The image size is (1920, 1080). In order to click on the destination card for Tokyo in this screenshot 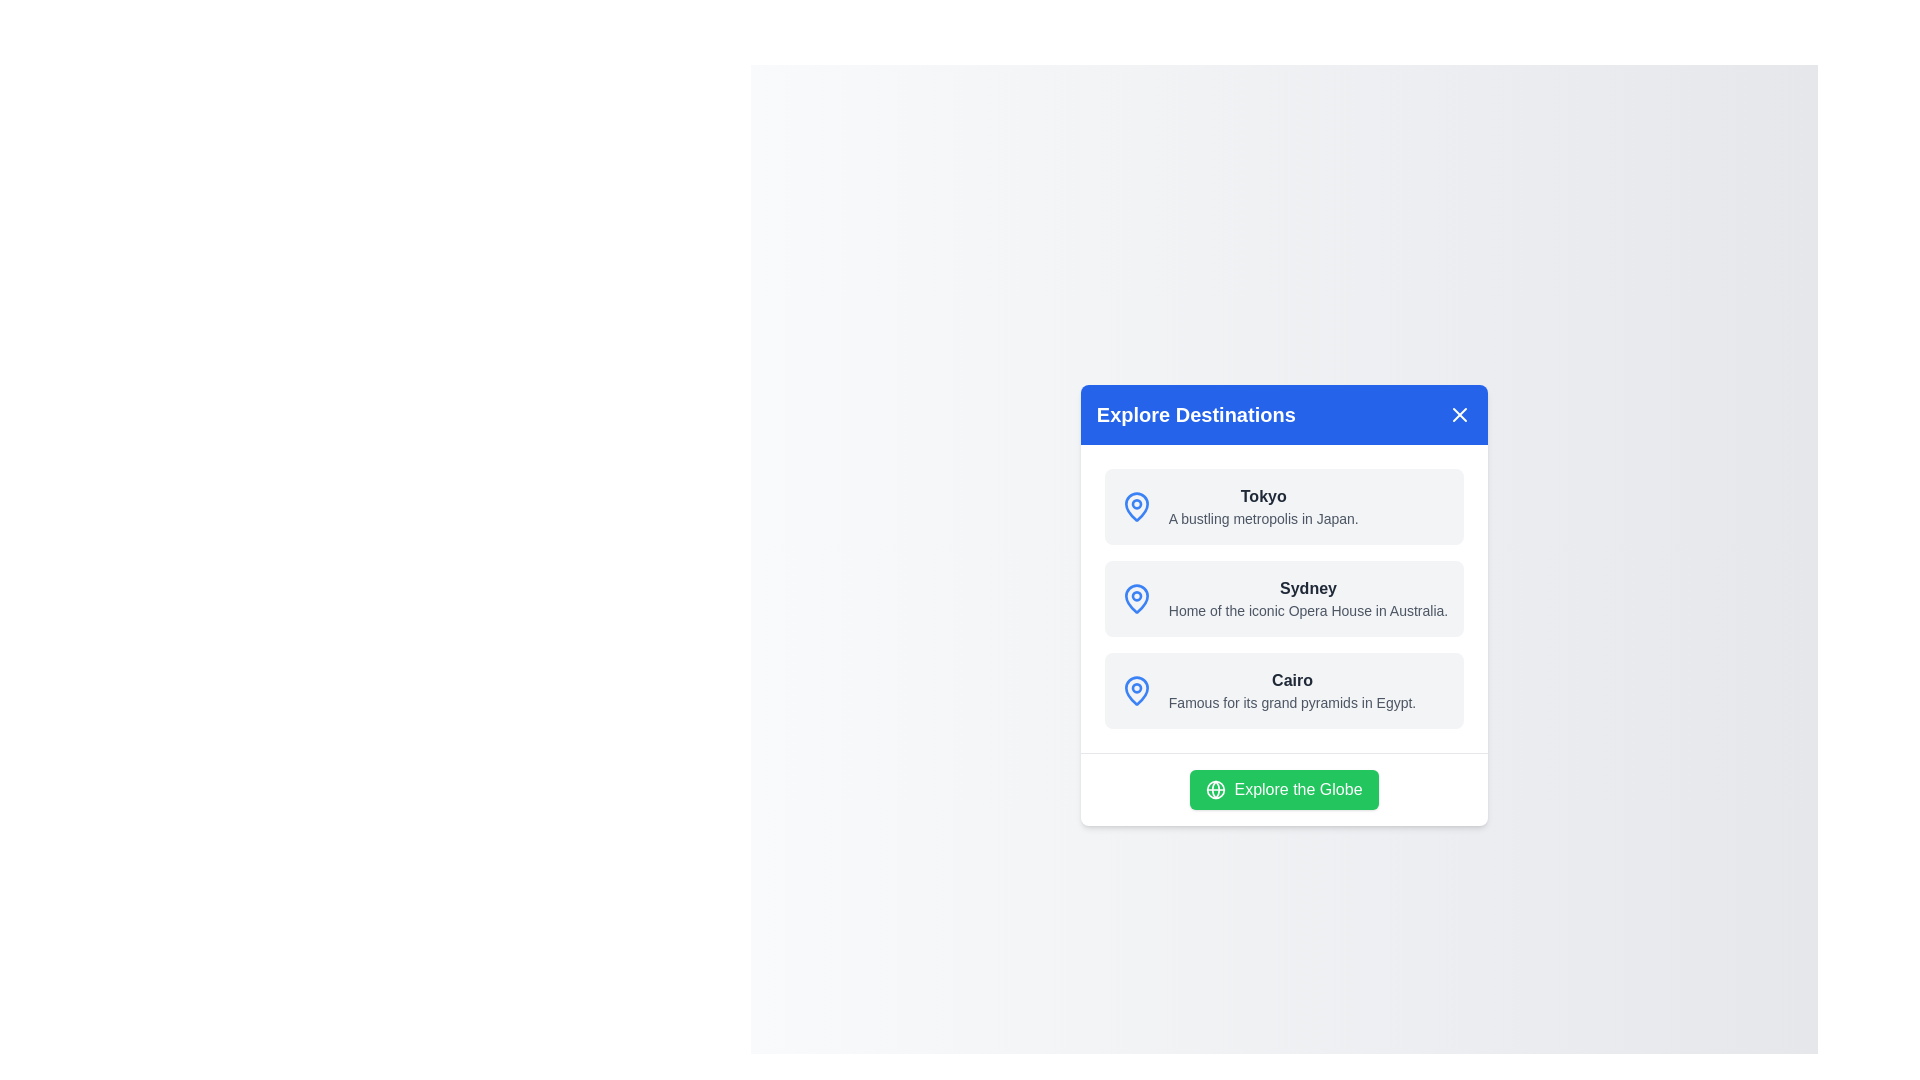, I will do `click(1284, 505)`.